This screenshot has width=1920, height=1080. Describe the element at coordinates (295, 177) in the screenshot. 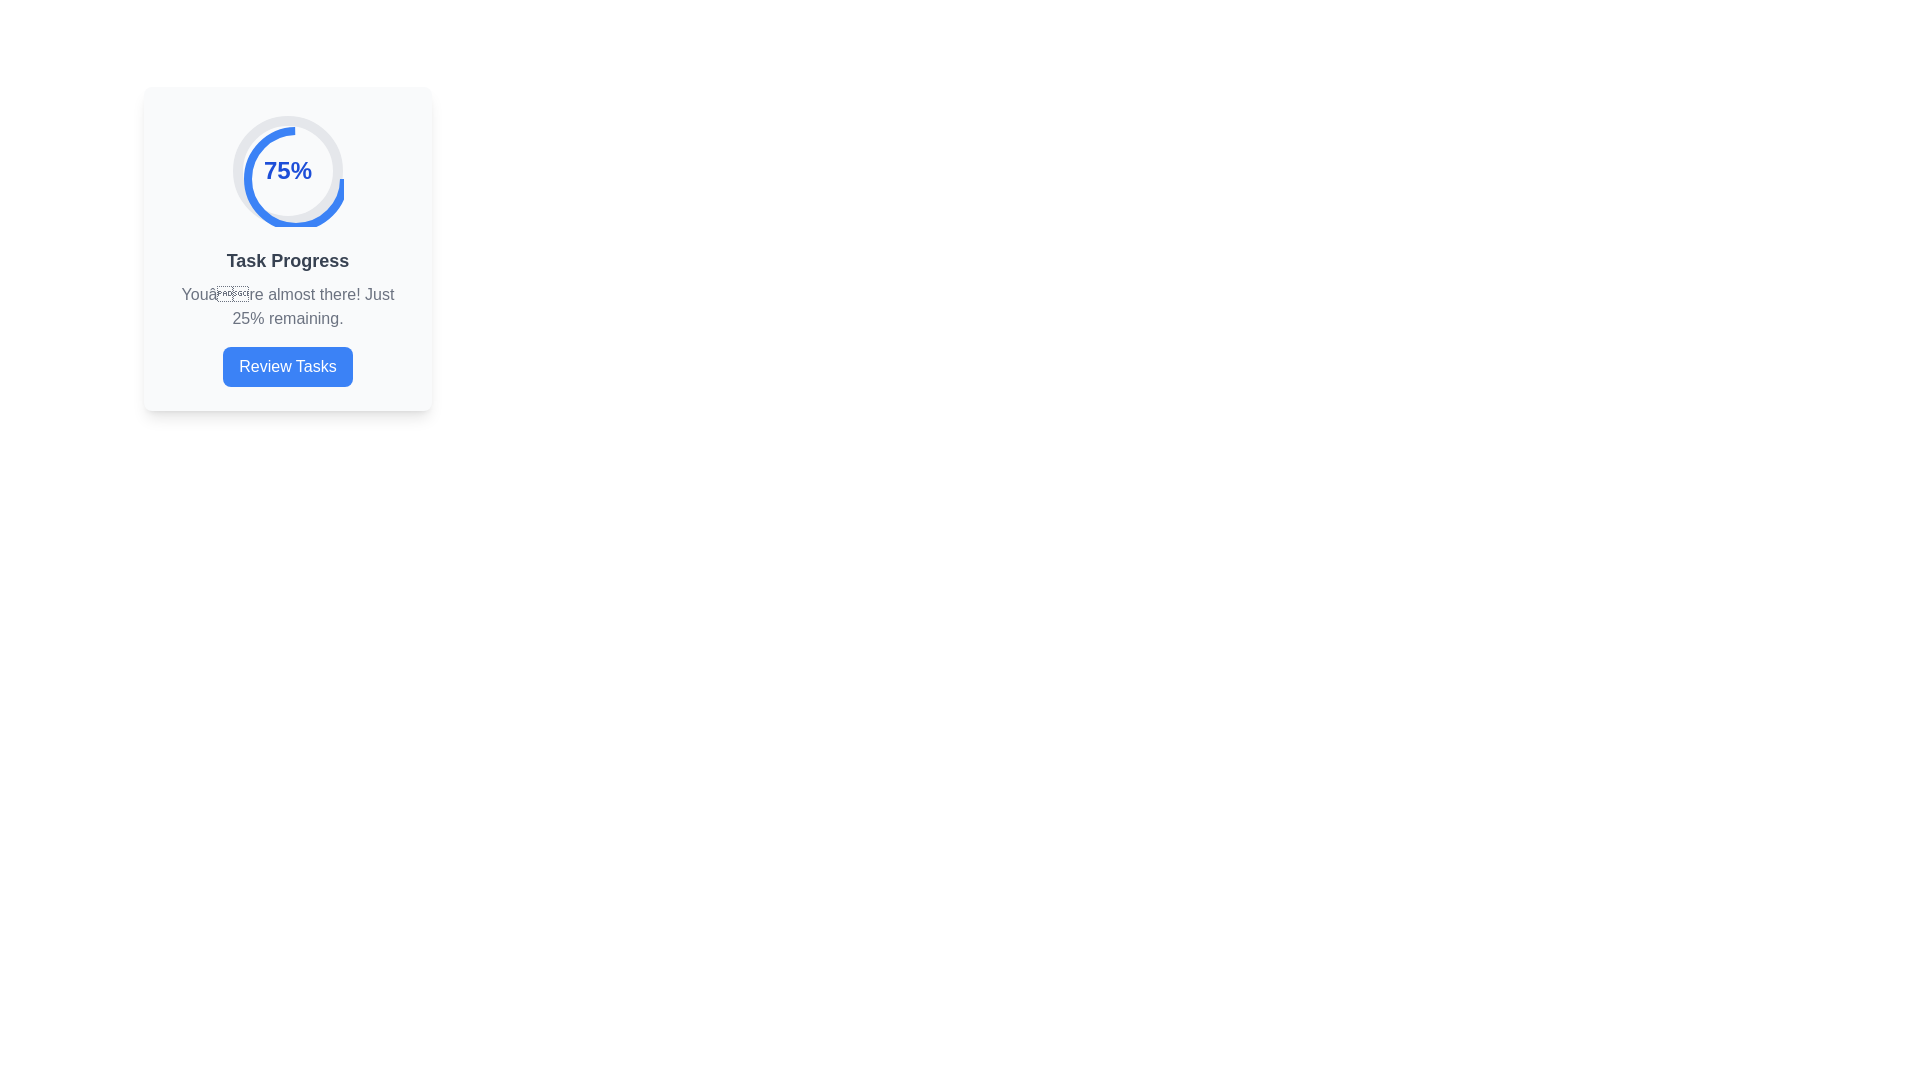

I see `the circular progress indicator which is styled with a blue line on a white background and includes a percentage label inside the circle, located at the center of the card component` at that location.